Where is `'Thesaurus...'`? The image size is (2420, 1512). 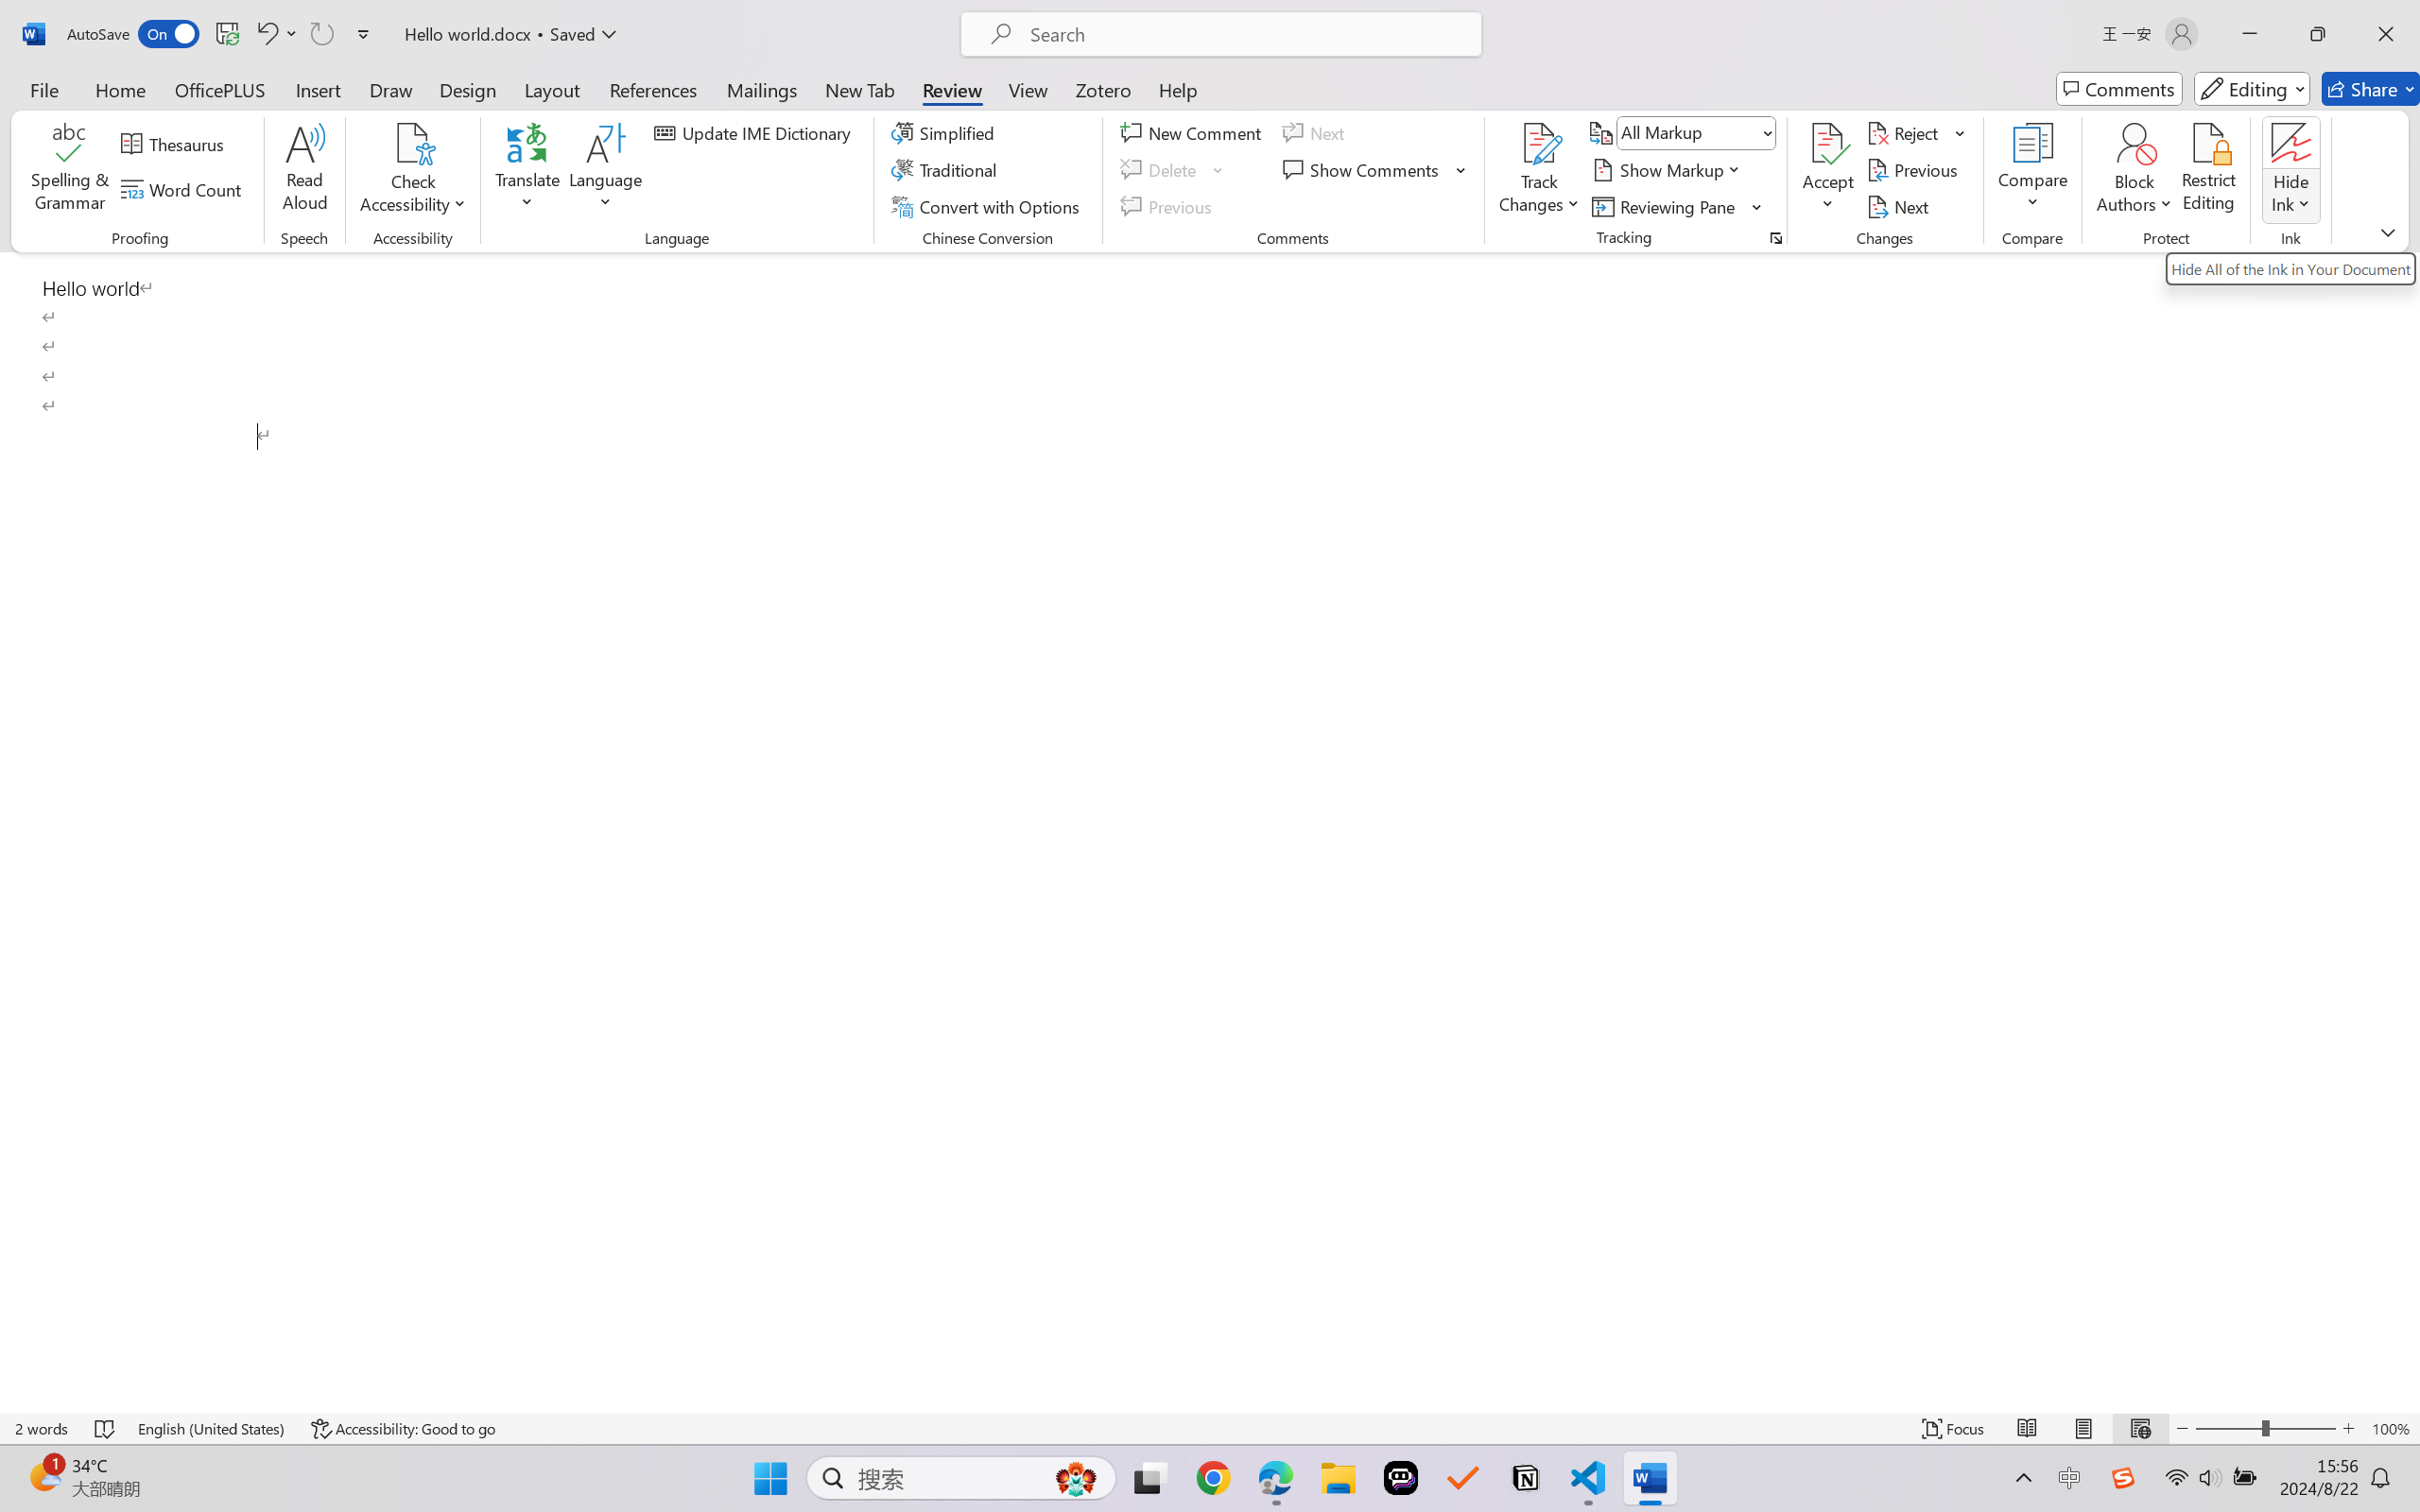
'Thesaurus...' is located at coordinates (176, 144).